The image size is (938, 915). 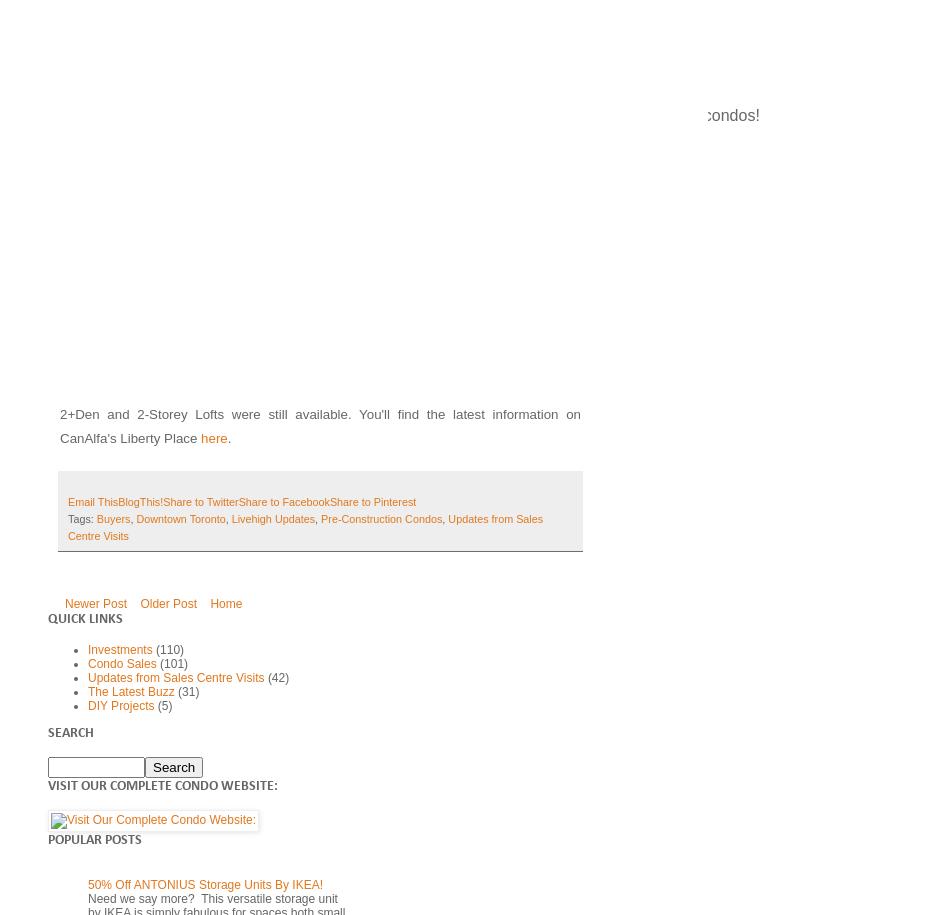 I want to click on 'Older Post', so click(x=140, y=601).